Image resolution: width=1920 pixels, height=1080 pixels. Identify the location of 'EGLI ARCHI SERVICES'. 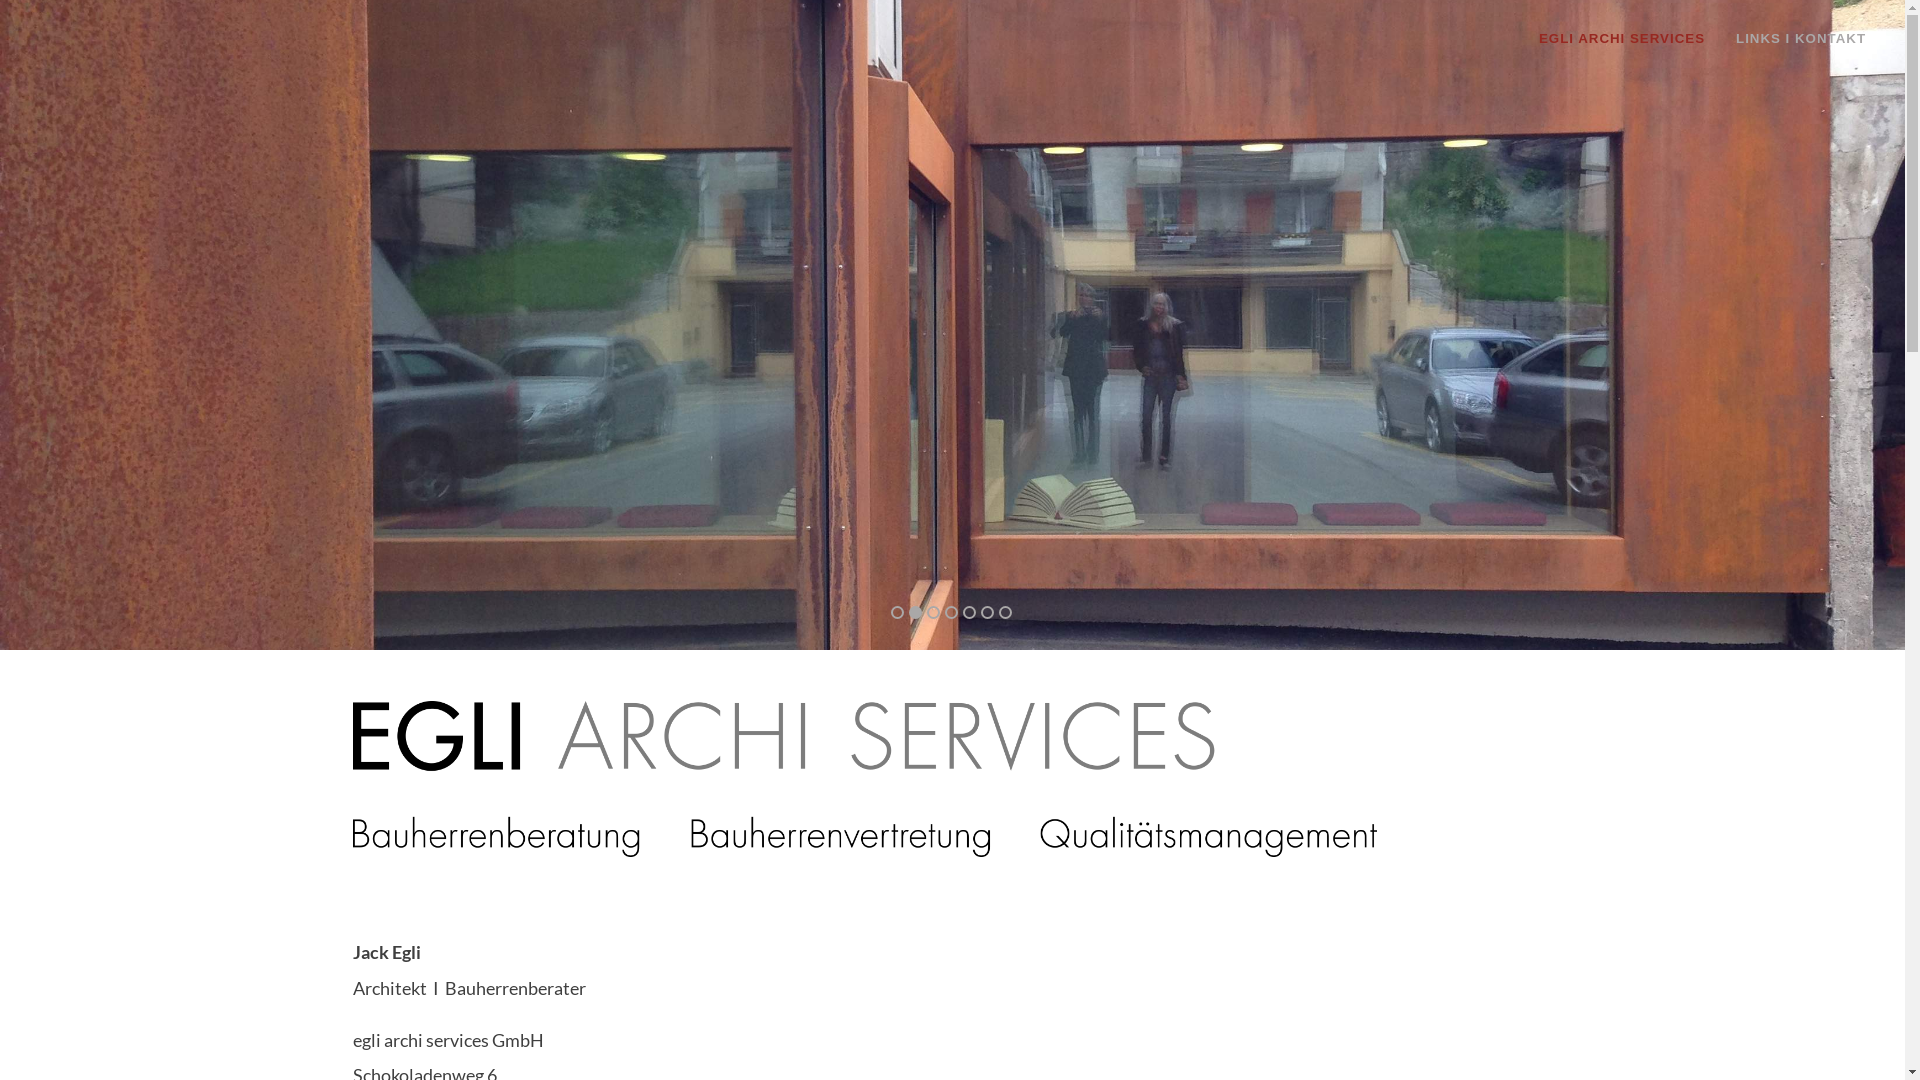
(1628, 38).